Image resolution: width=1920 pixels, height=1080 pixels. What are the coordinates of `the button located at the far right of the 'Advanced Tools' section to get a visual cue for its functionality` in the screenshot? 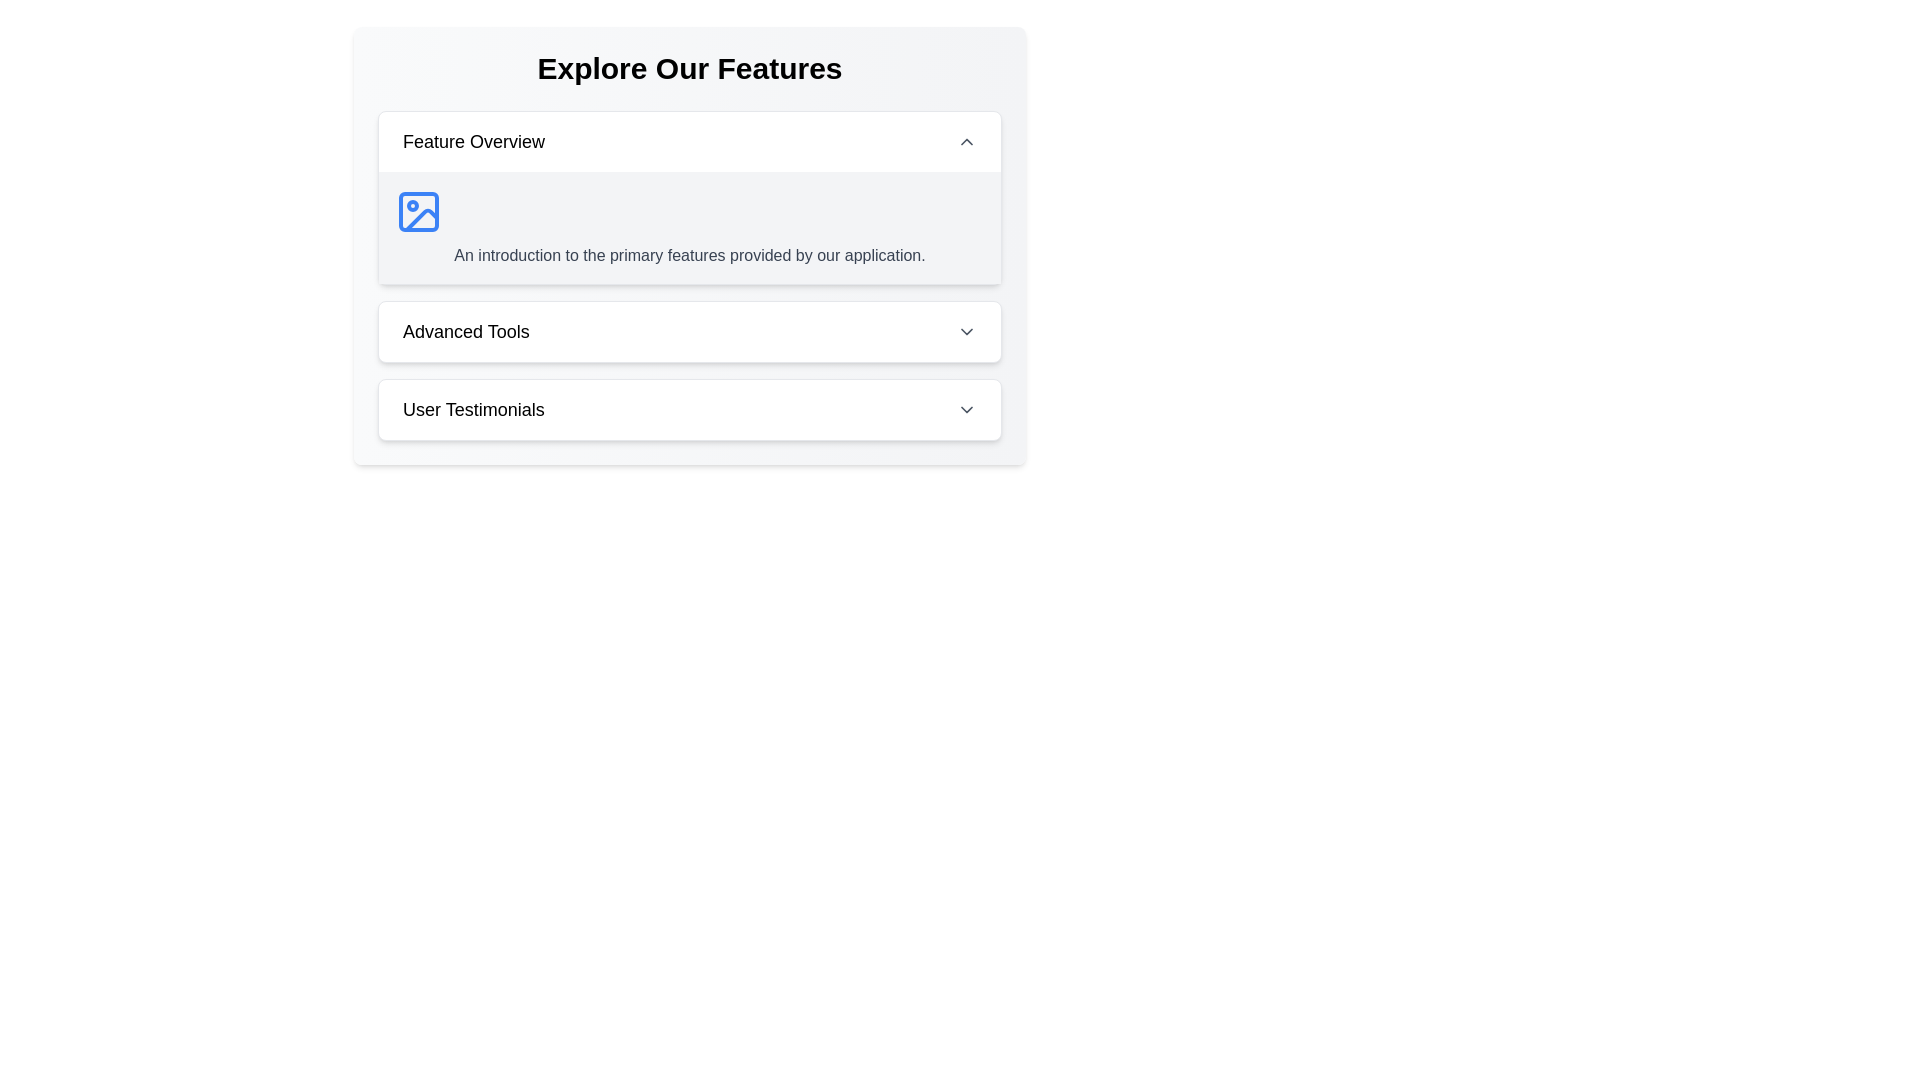 It's located at (966, 330).